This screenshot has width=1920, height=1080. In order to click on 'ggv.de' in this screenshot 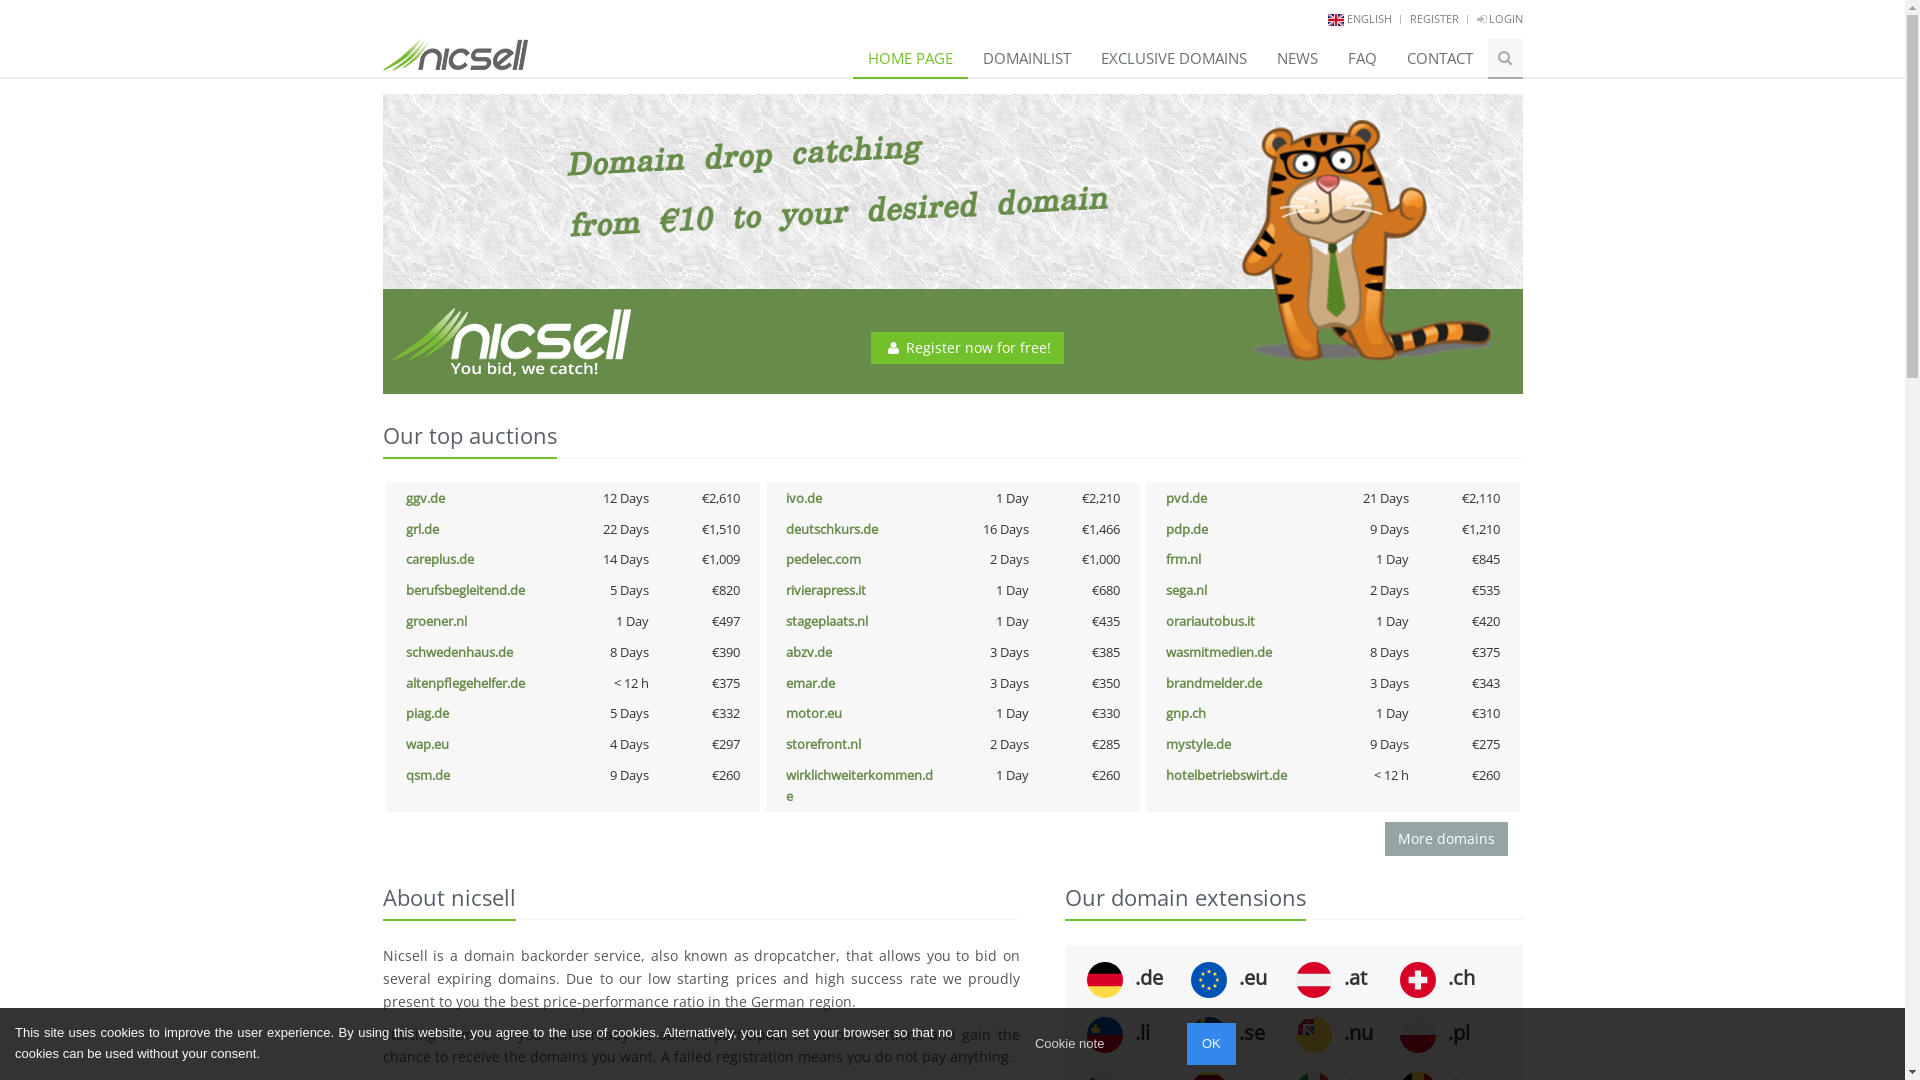, I will do `click(424, 496)`.